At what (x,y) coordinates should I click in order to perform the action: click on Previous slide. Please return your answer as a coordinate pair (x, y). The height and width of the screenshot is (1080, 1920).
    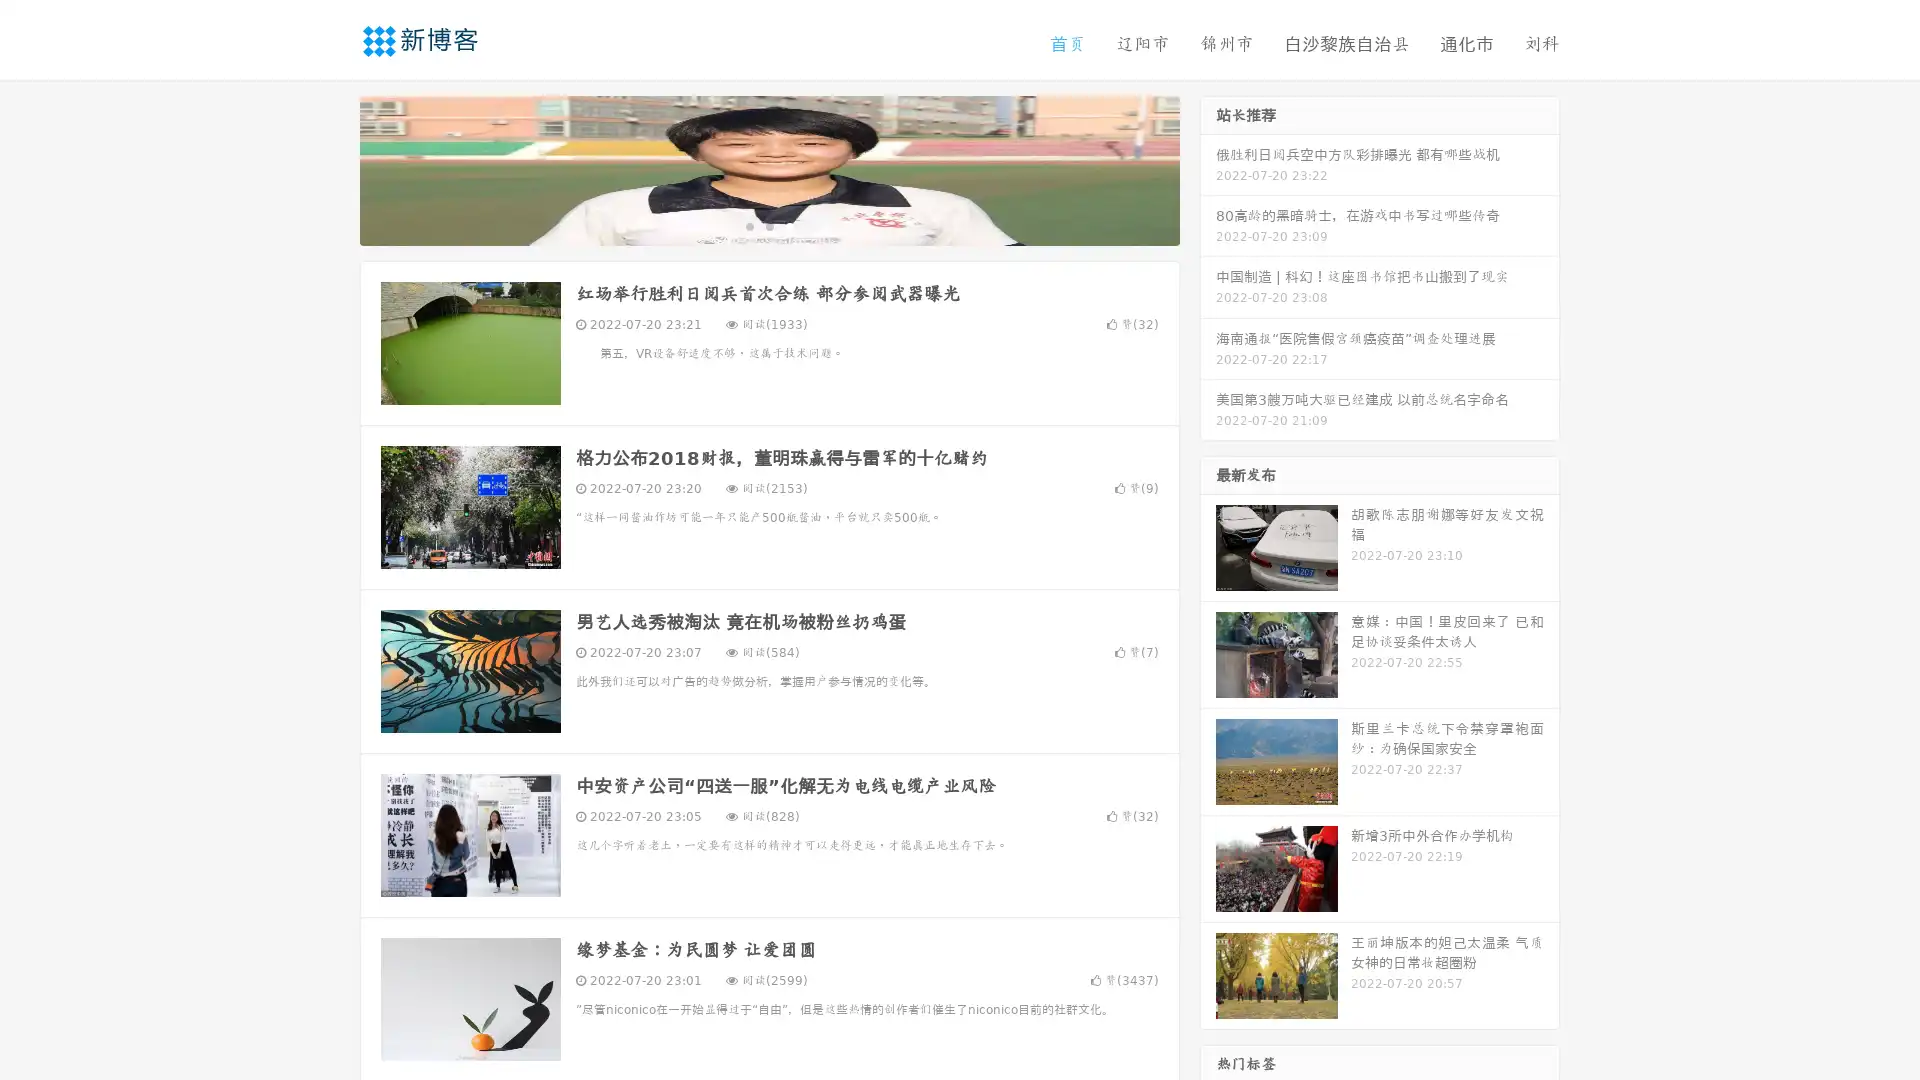
    Looking at the image, I should click on (330, 168).